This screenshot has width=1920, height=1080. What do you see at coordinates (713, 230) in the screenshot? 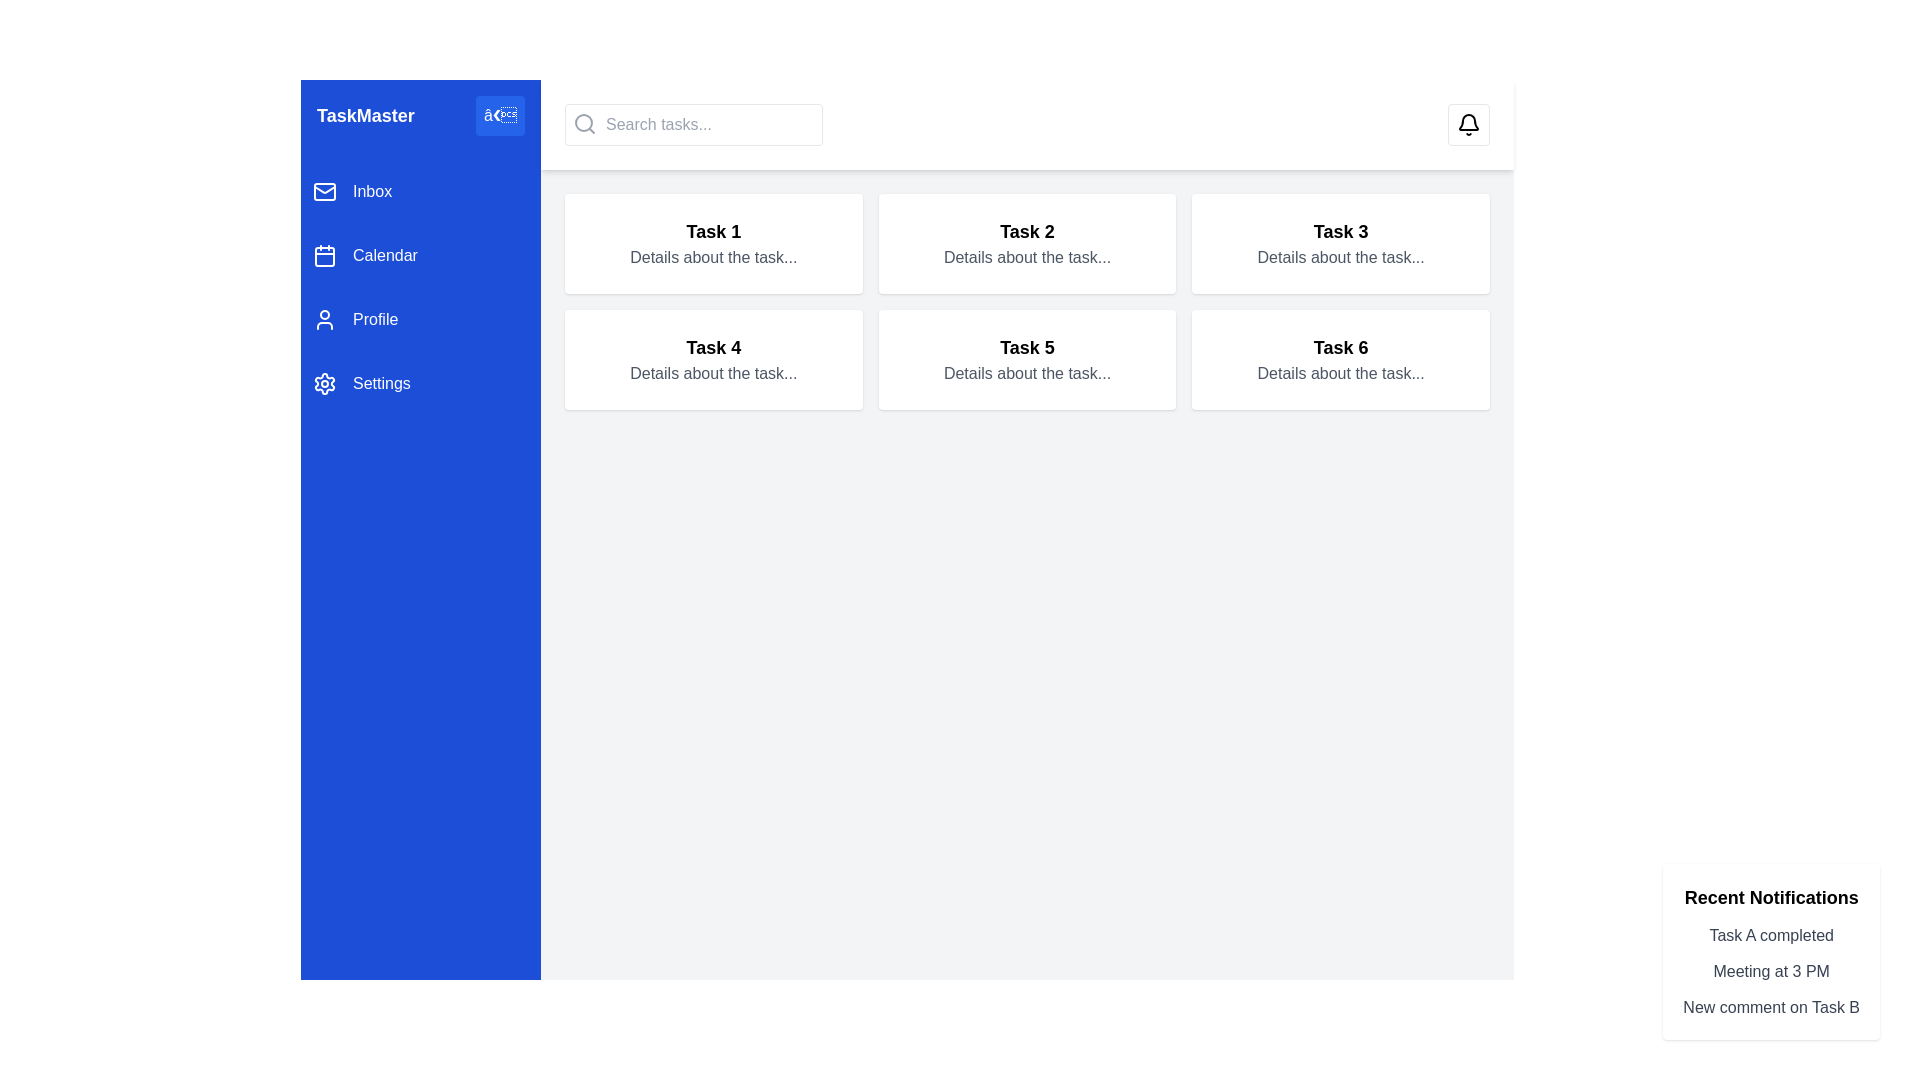
I see `the Static Text element displaying 'Task 1', which is styled in bold and prominently positioned within the first card of the task grid` at bounding box center [713, 230].